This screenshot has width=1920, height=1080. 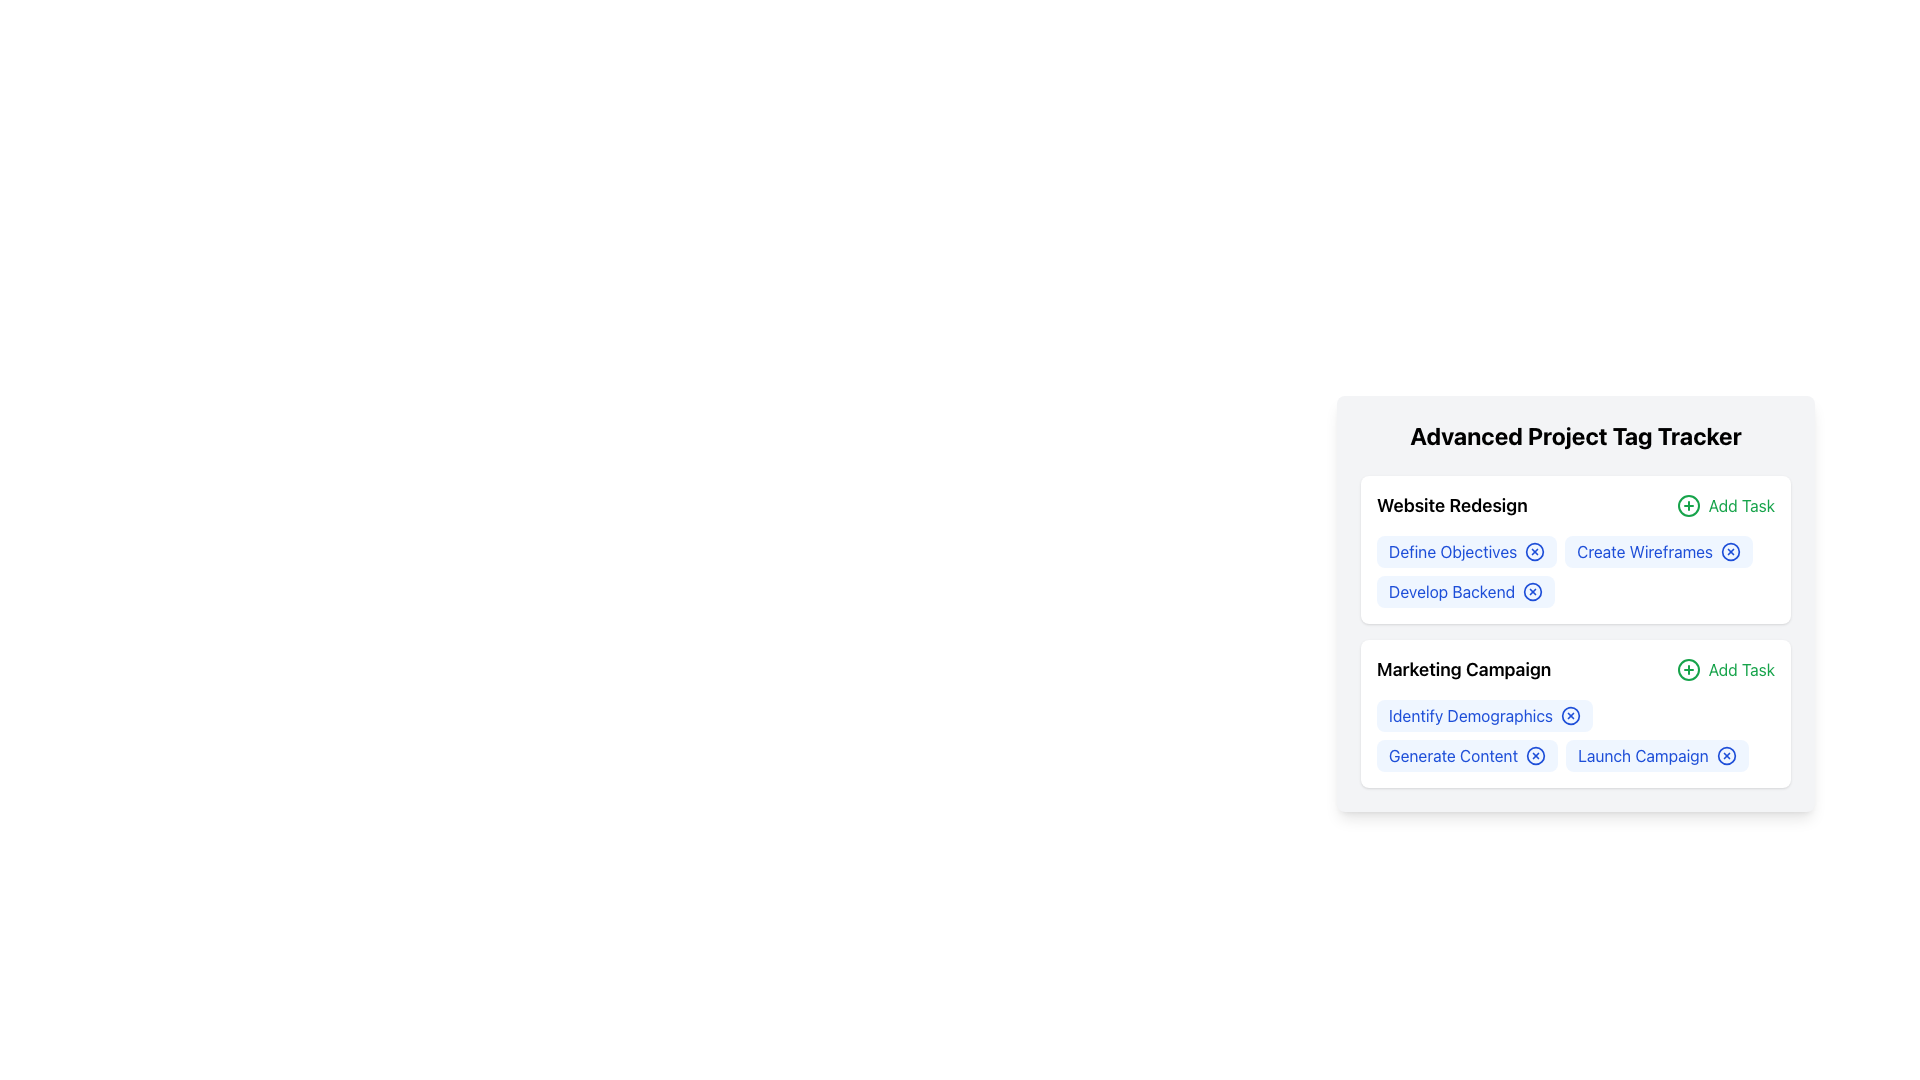 What do you see at coordinates (1574, 712) in the screenshot?
I see `the action labels within the 'Marketing Campaign' section to interact with tasks such as 'Identify Demographics', 'Generate Content', and 'Launch Campaign'` at bounding box center [1574, 712].